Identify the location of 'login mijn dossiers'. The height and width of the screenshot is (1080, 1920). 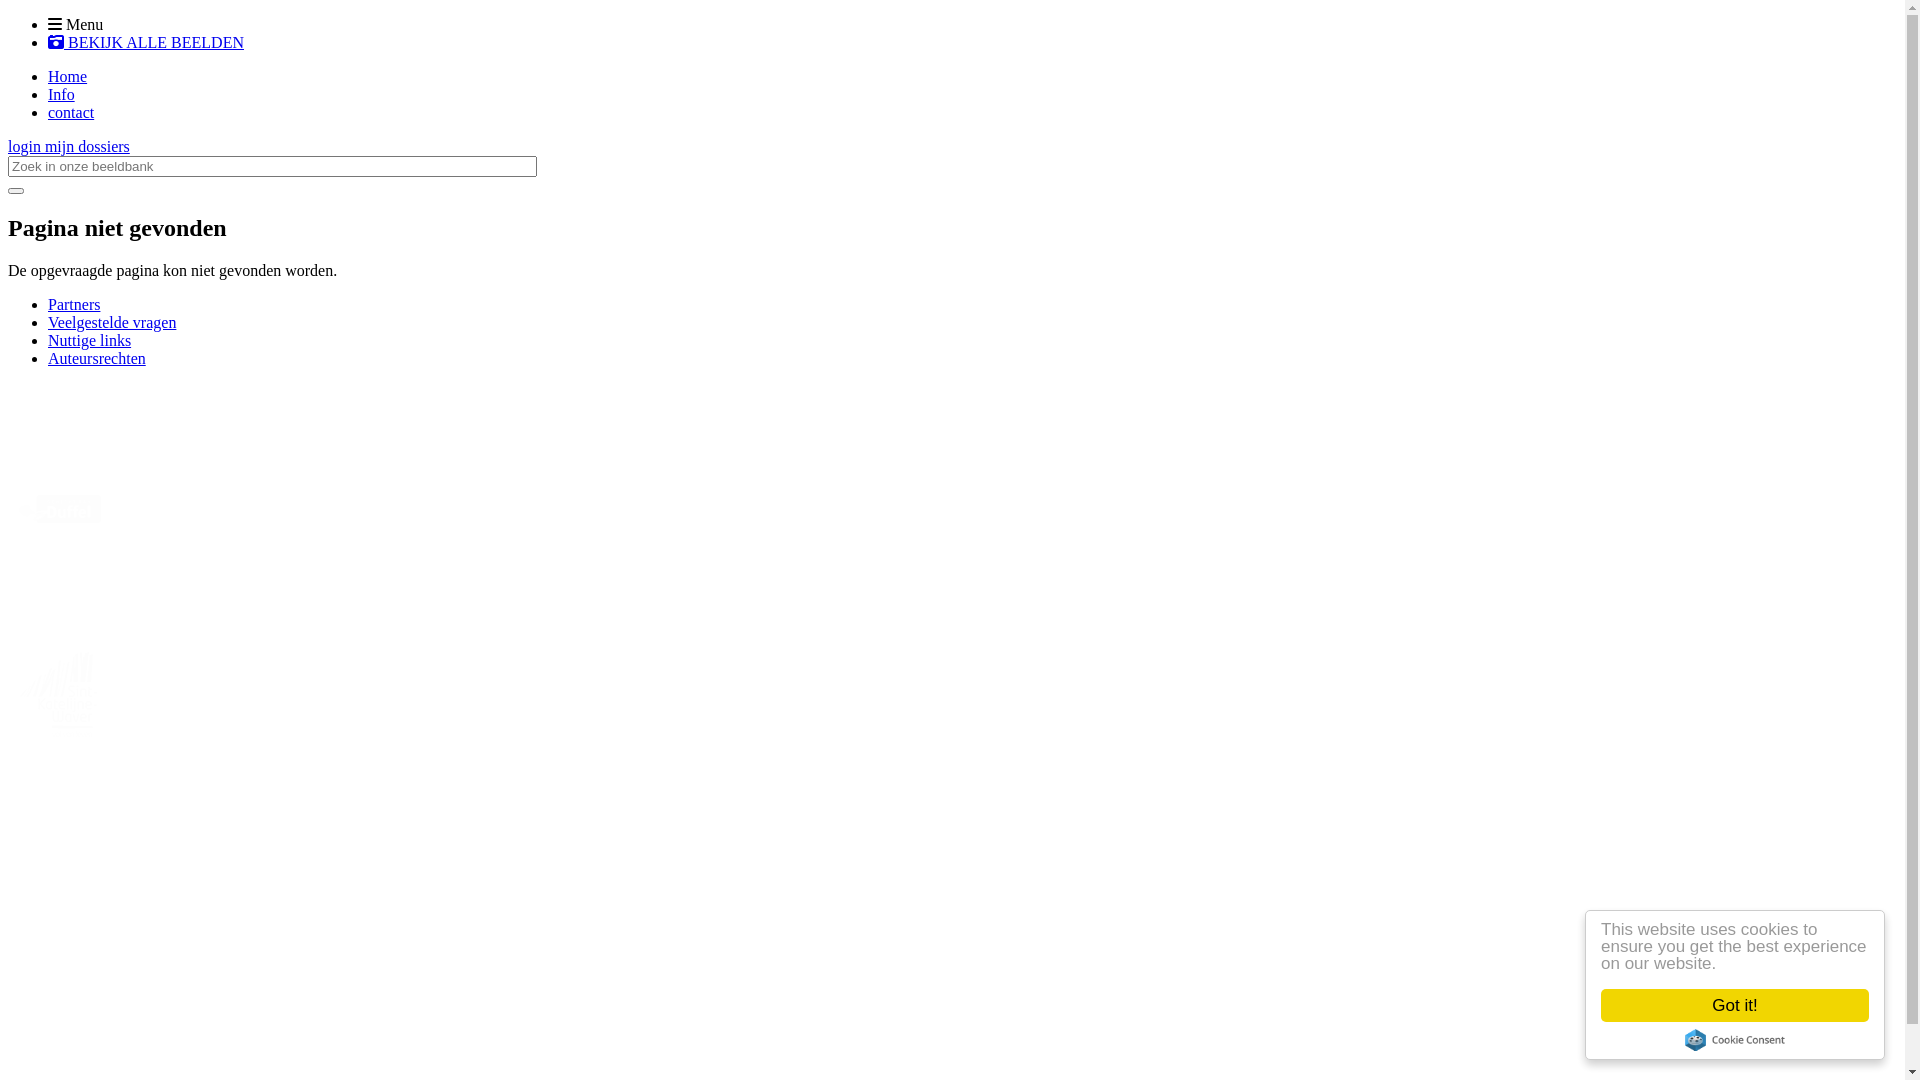
(68, 145).